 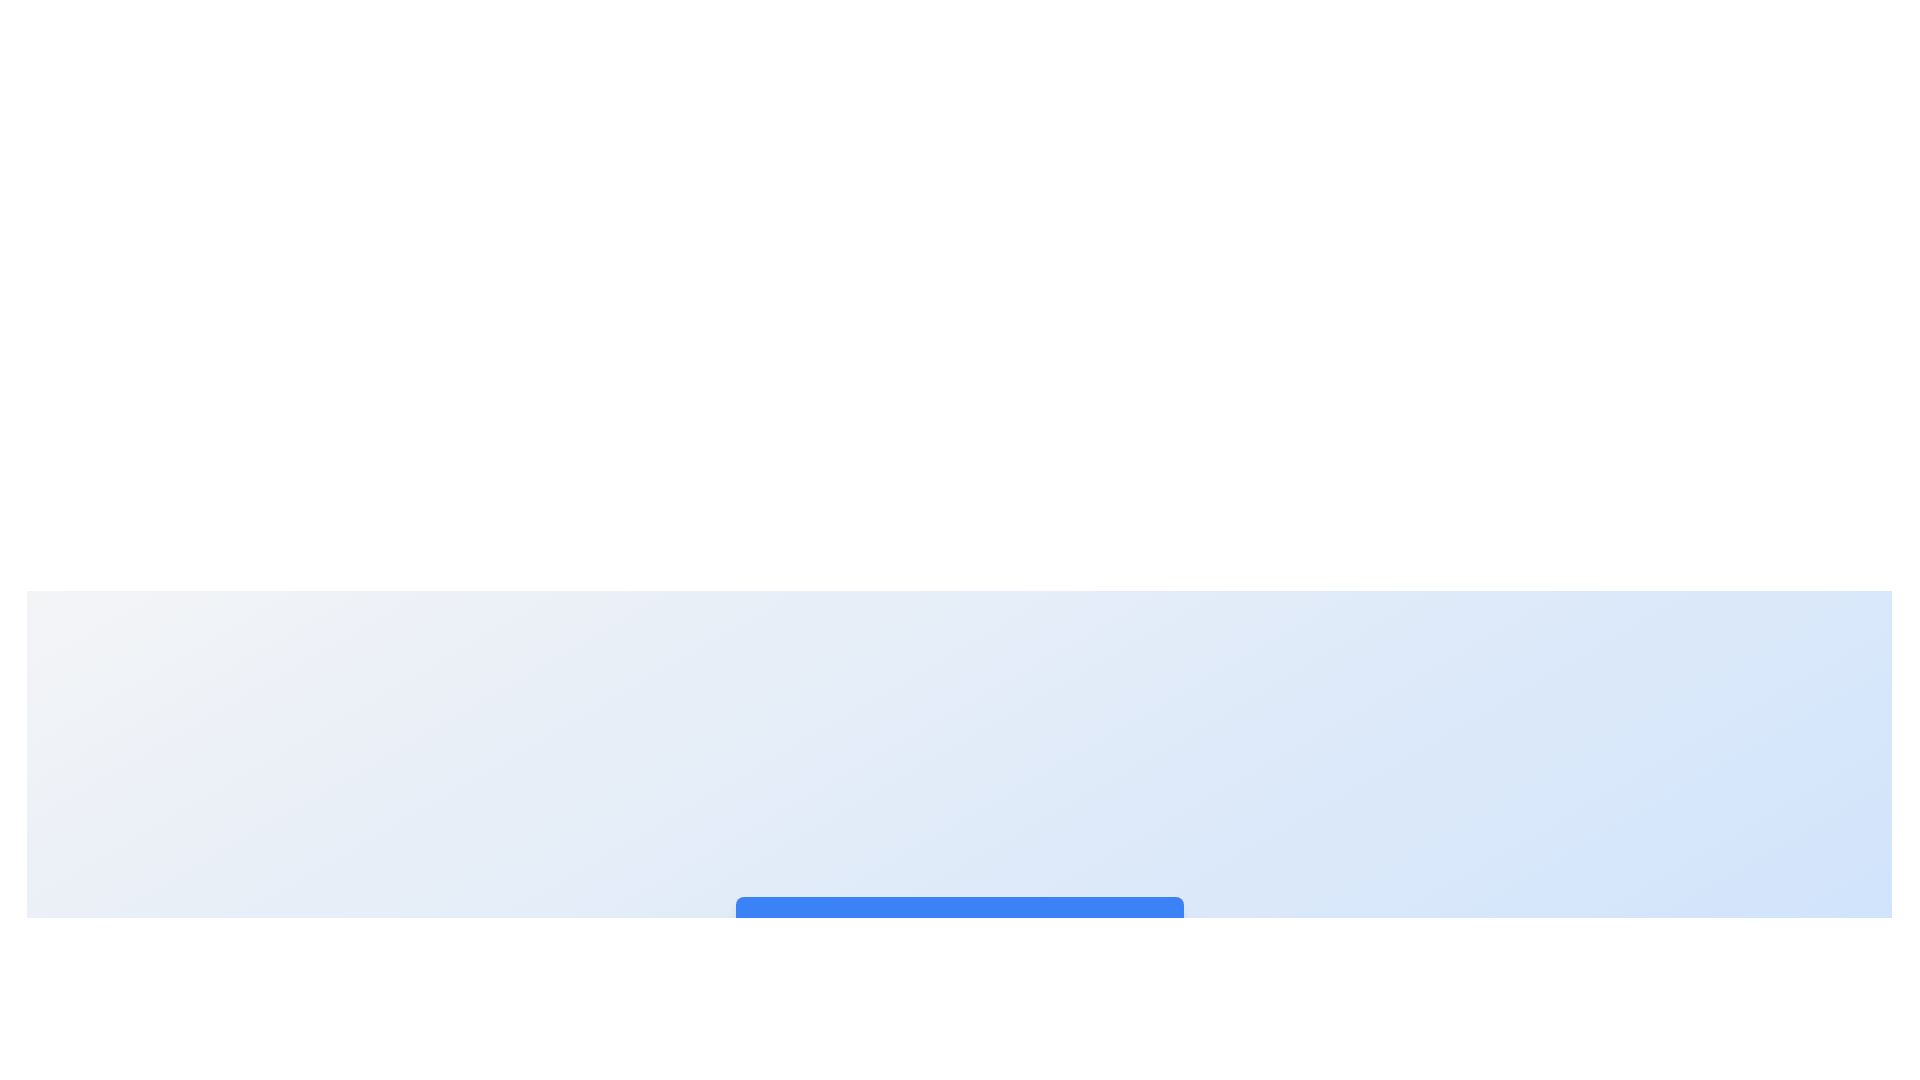 What do you see at coordinates (1138, 926) in the screenshot?
I see `'Close' button to toggle the menu's open/close state` at bounding box center [1138, 926].